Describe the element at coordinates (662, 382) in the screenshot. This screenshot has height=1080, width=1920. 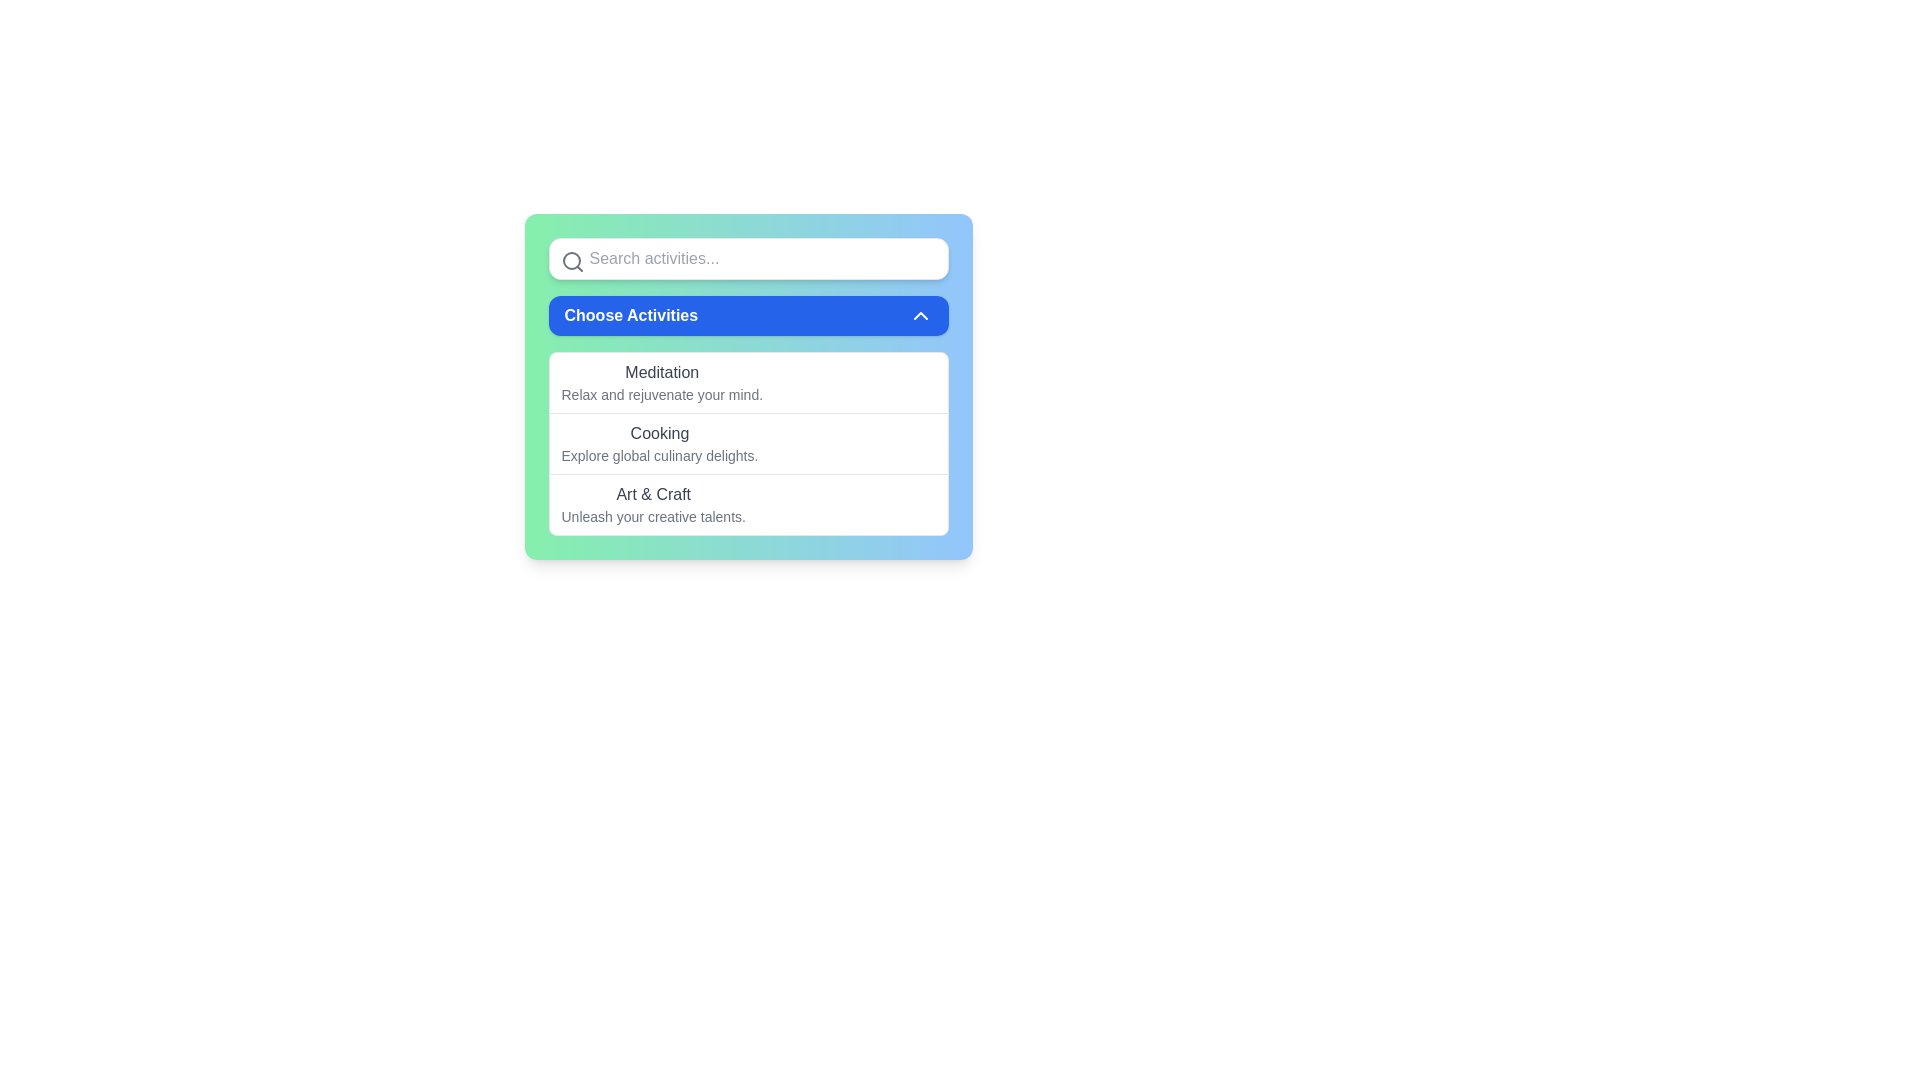
I see `the first text item labeled 'Meditation' in the selectable list` at that location.